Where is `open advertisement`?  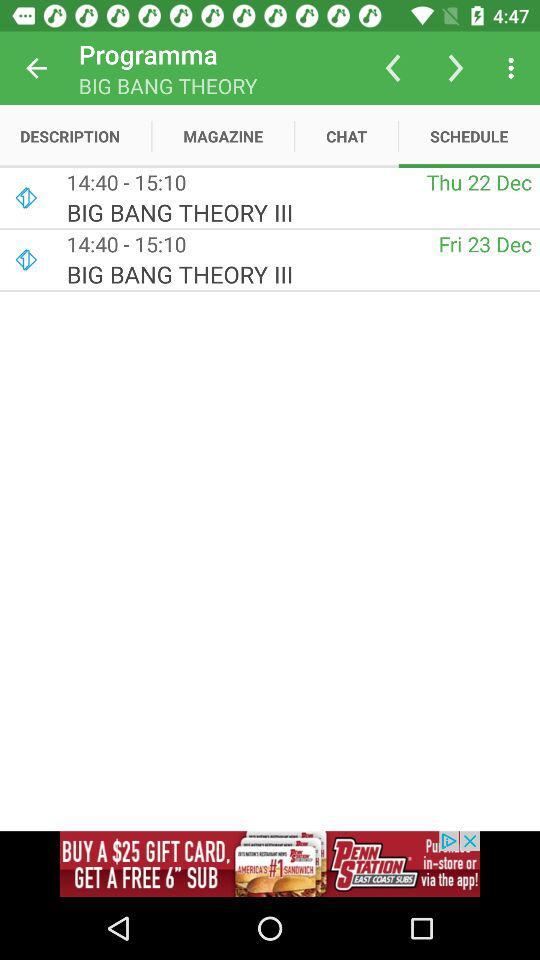
open advertisement is located at coordinates (270, 863).